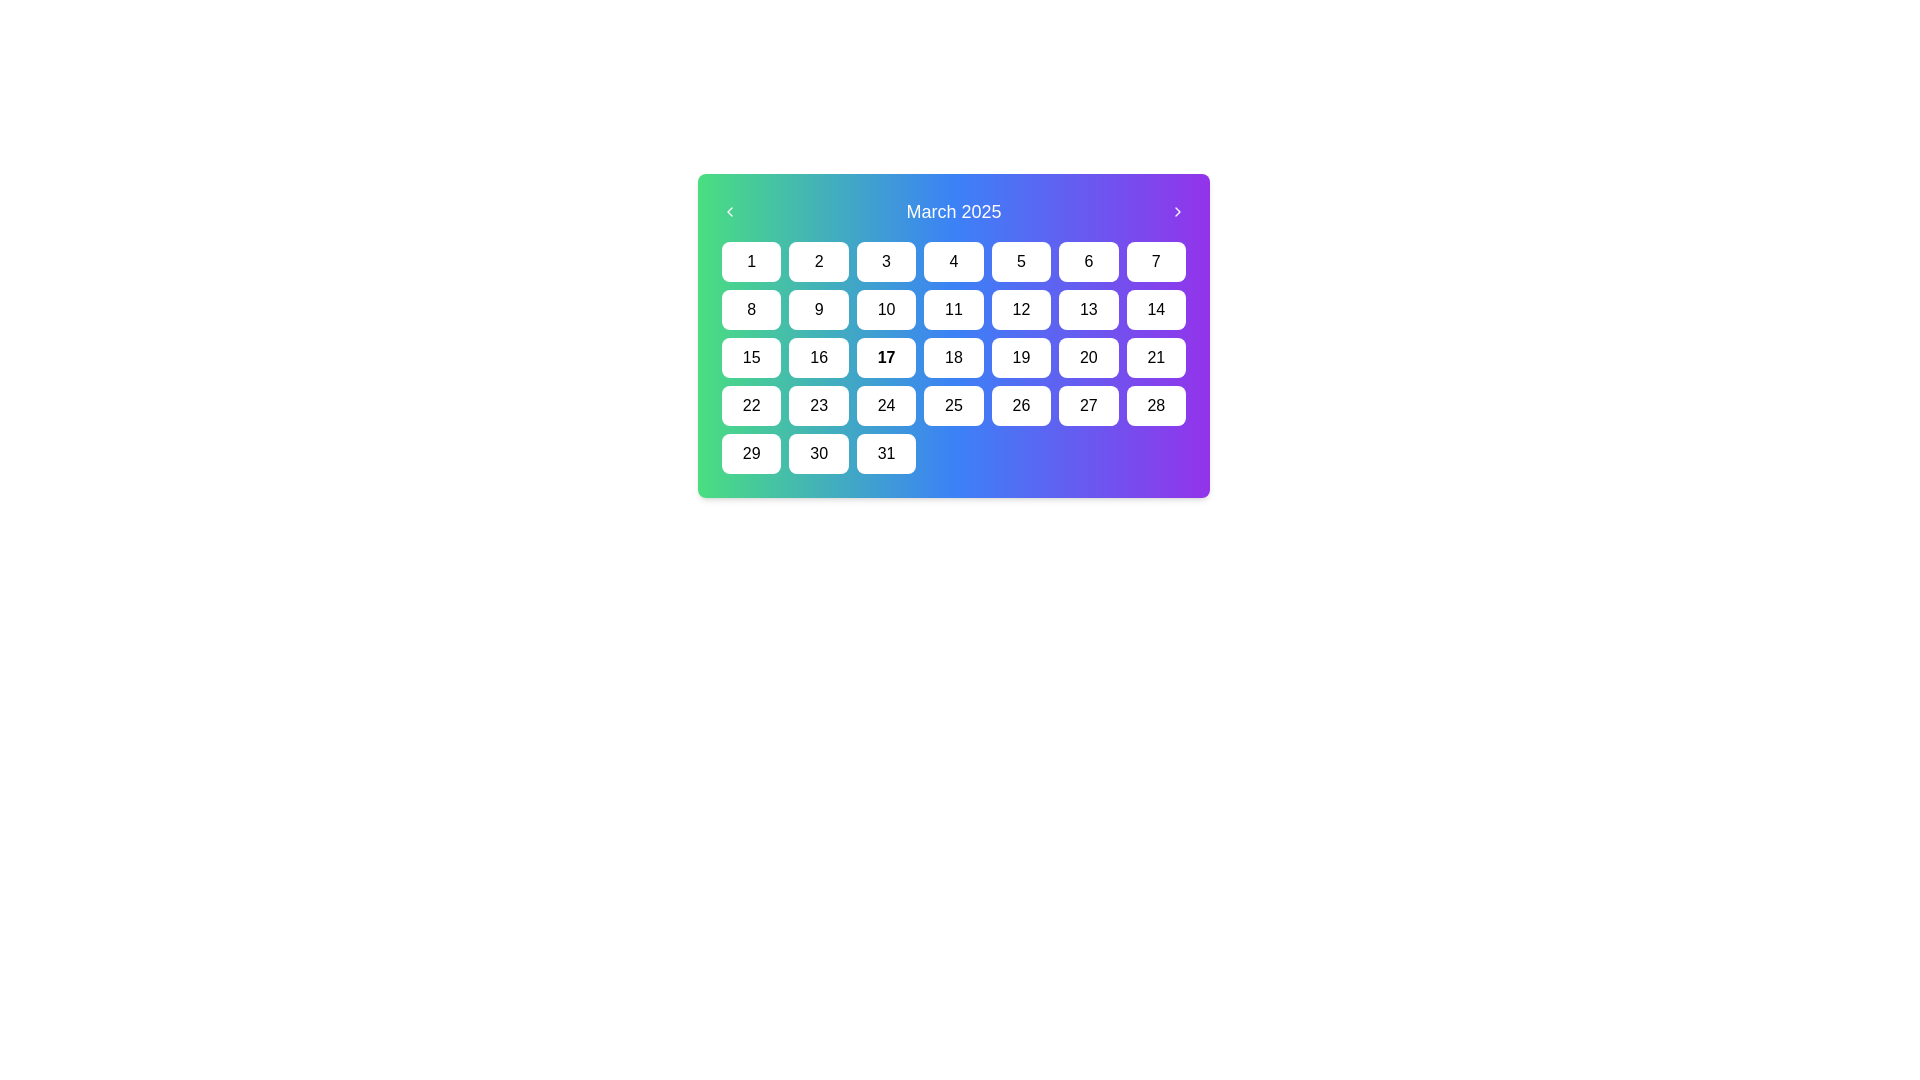 Image resolution: width=1920 pixels, height=1080 pixels. What do you see at coordinates (885, 309) in the screenshot?
I see `the button displaying the 10th day in the calendar` at bounding box center [885, 309].